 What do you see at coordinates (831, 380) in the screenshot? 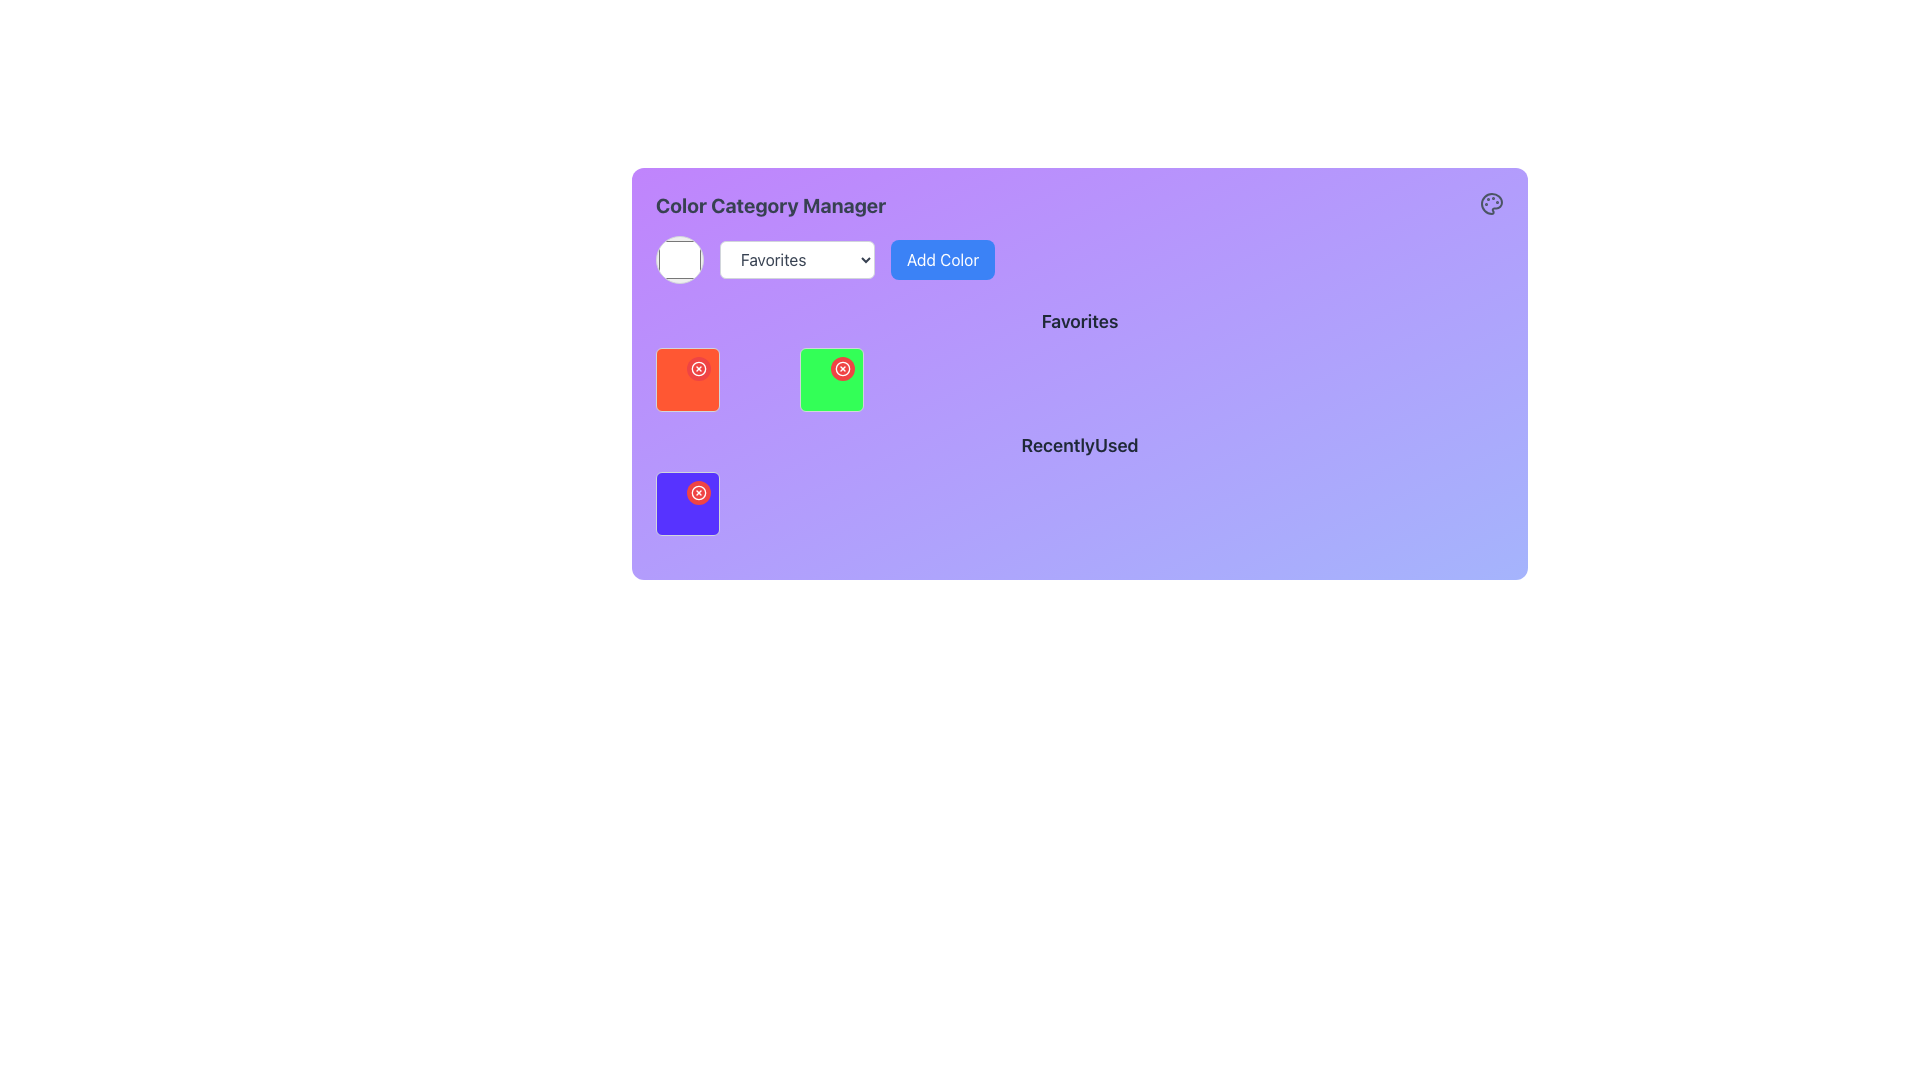
I see `the red button on the second tile from the left in the second row of the interactive grid` at bounding box center [831, 380].